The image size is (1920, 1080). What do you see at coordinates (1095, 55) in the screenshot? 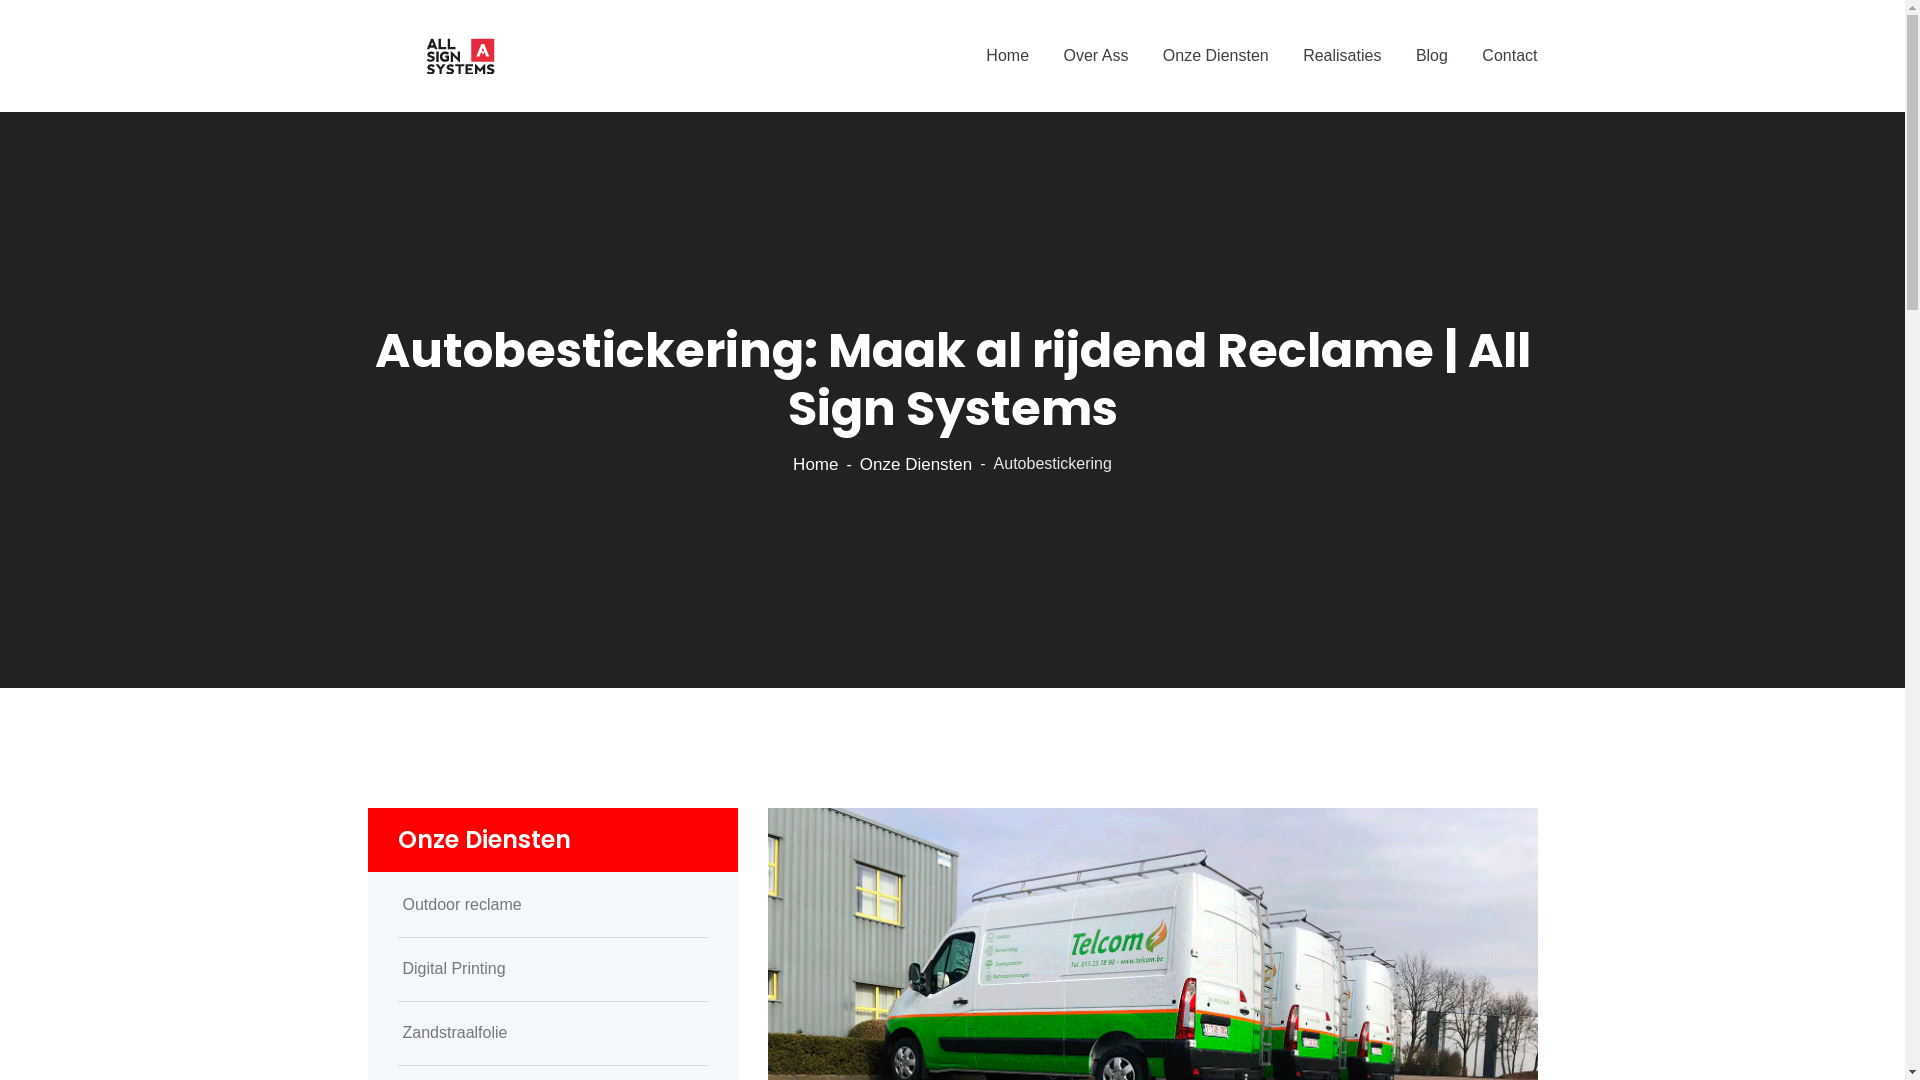
I see `'Over Ass'` at bounding box center [1095, 55].